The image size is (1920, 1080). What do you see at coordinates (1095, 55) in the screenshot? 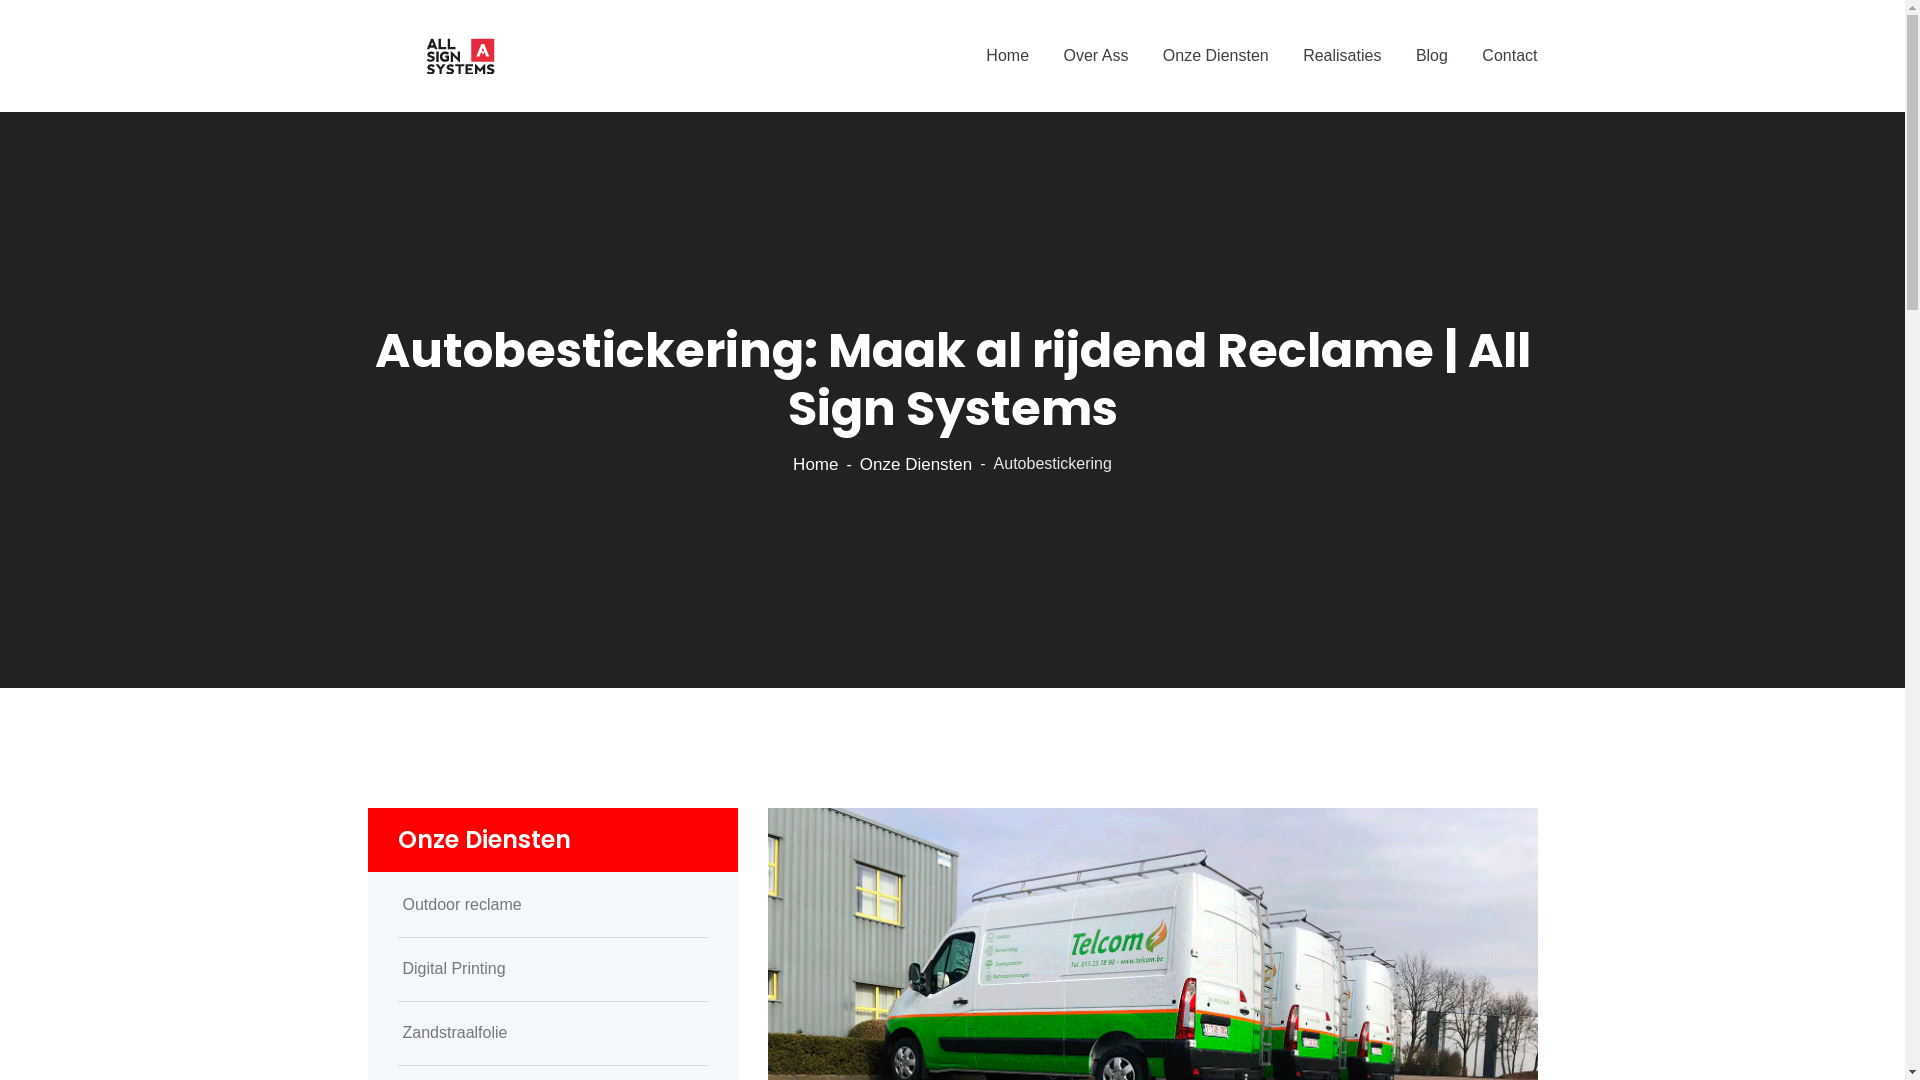
I see `'Over Ass'` at bounding box center [1095, 55].